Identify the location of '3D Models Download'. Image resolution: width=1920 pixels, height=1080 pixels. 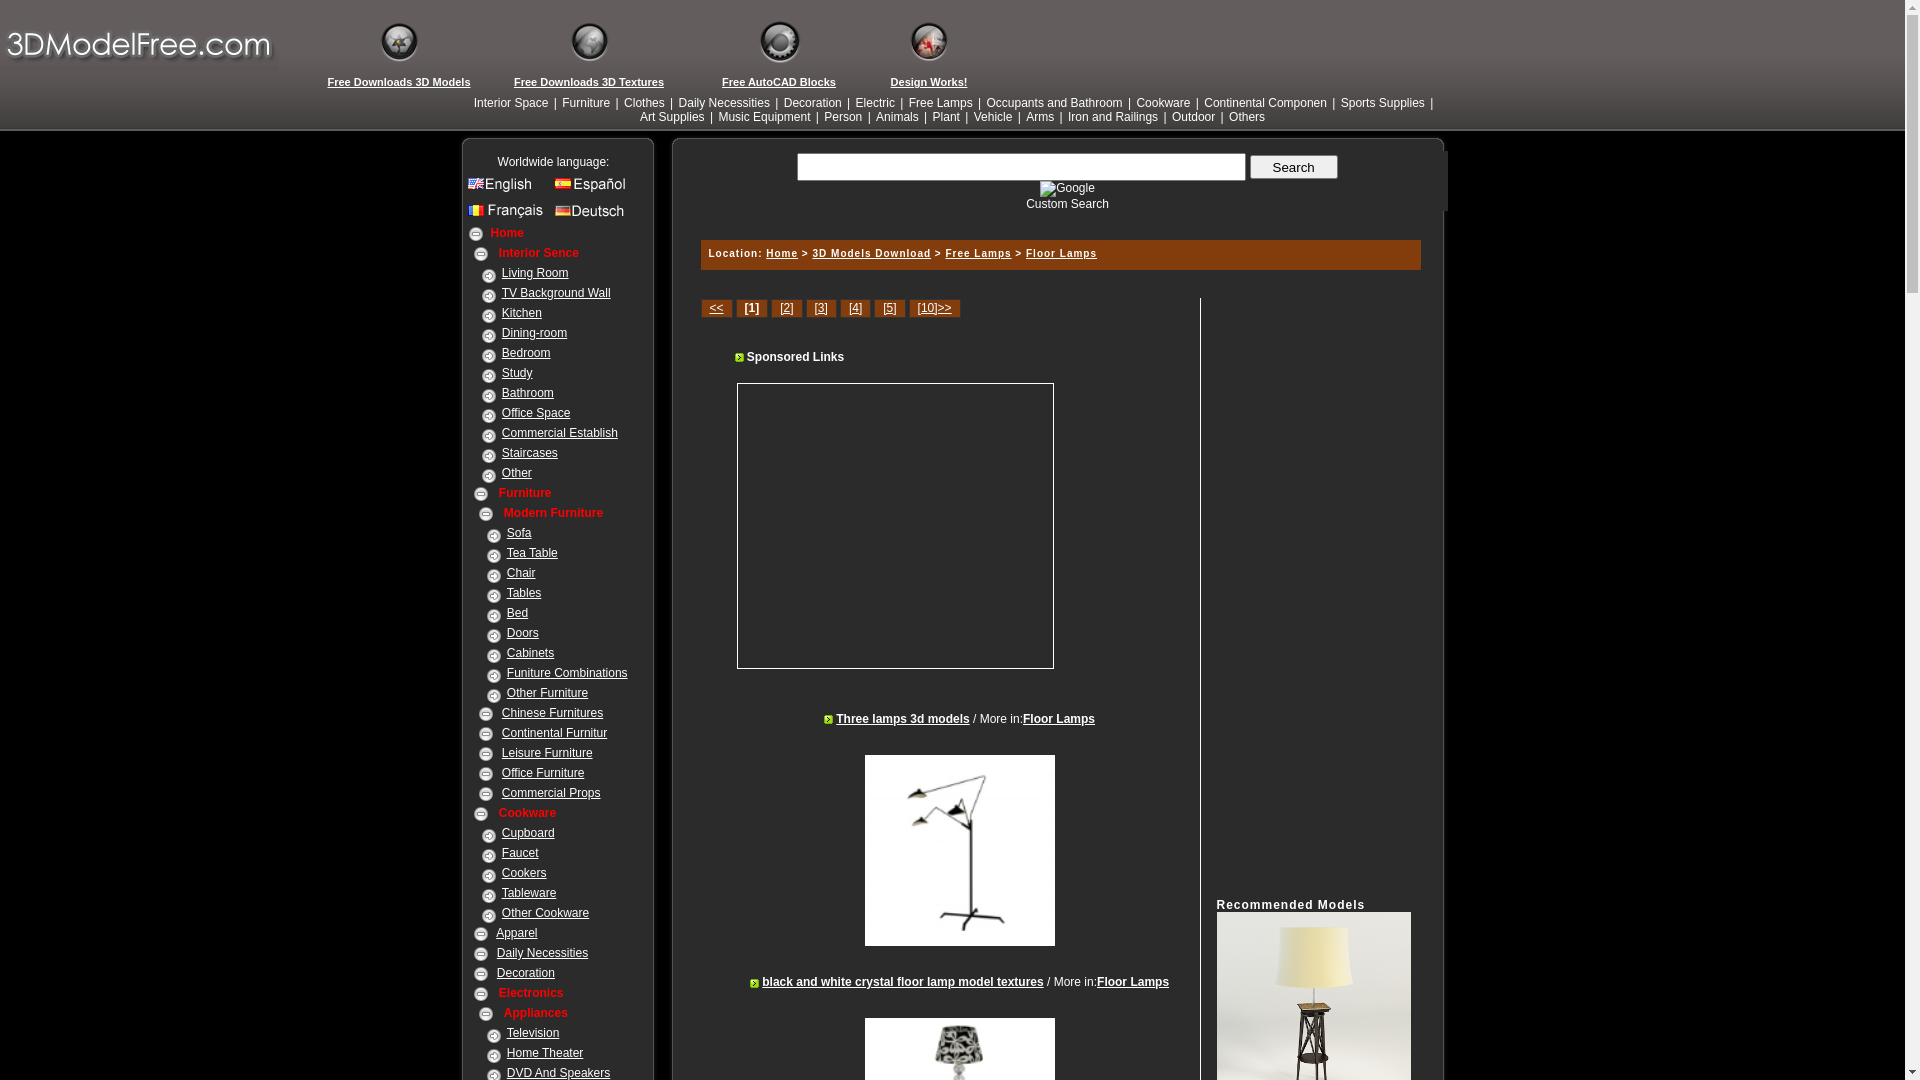
(811, 252).